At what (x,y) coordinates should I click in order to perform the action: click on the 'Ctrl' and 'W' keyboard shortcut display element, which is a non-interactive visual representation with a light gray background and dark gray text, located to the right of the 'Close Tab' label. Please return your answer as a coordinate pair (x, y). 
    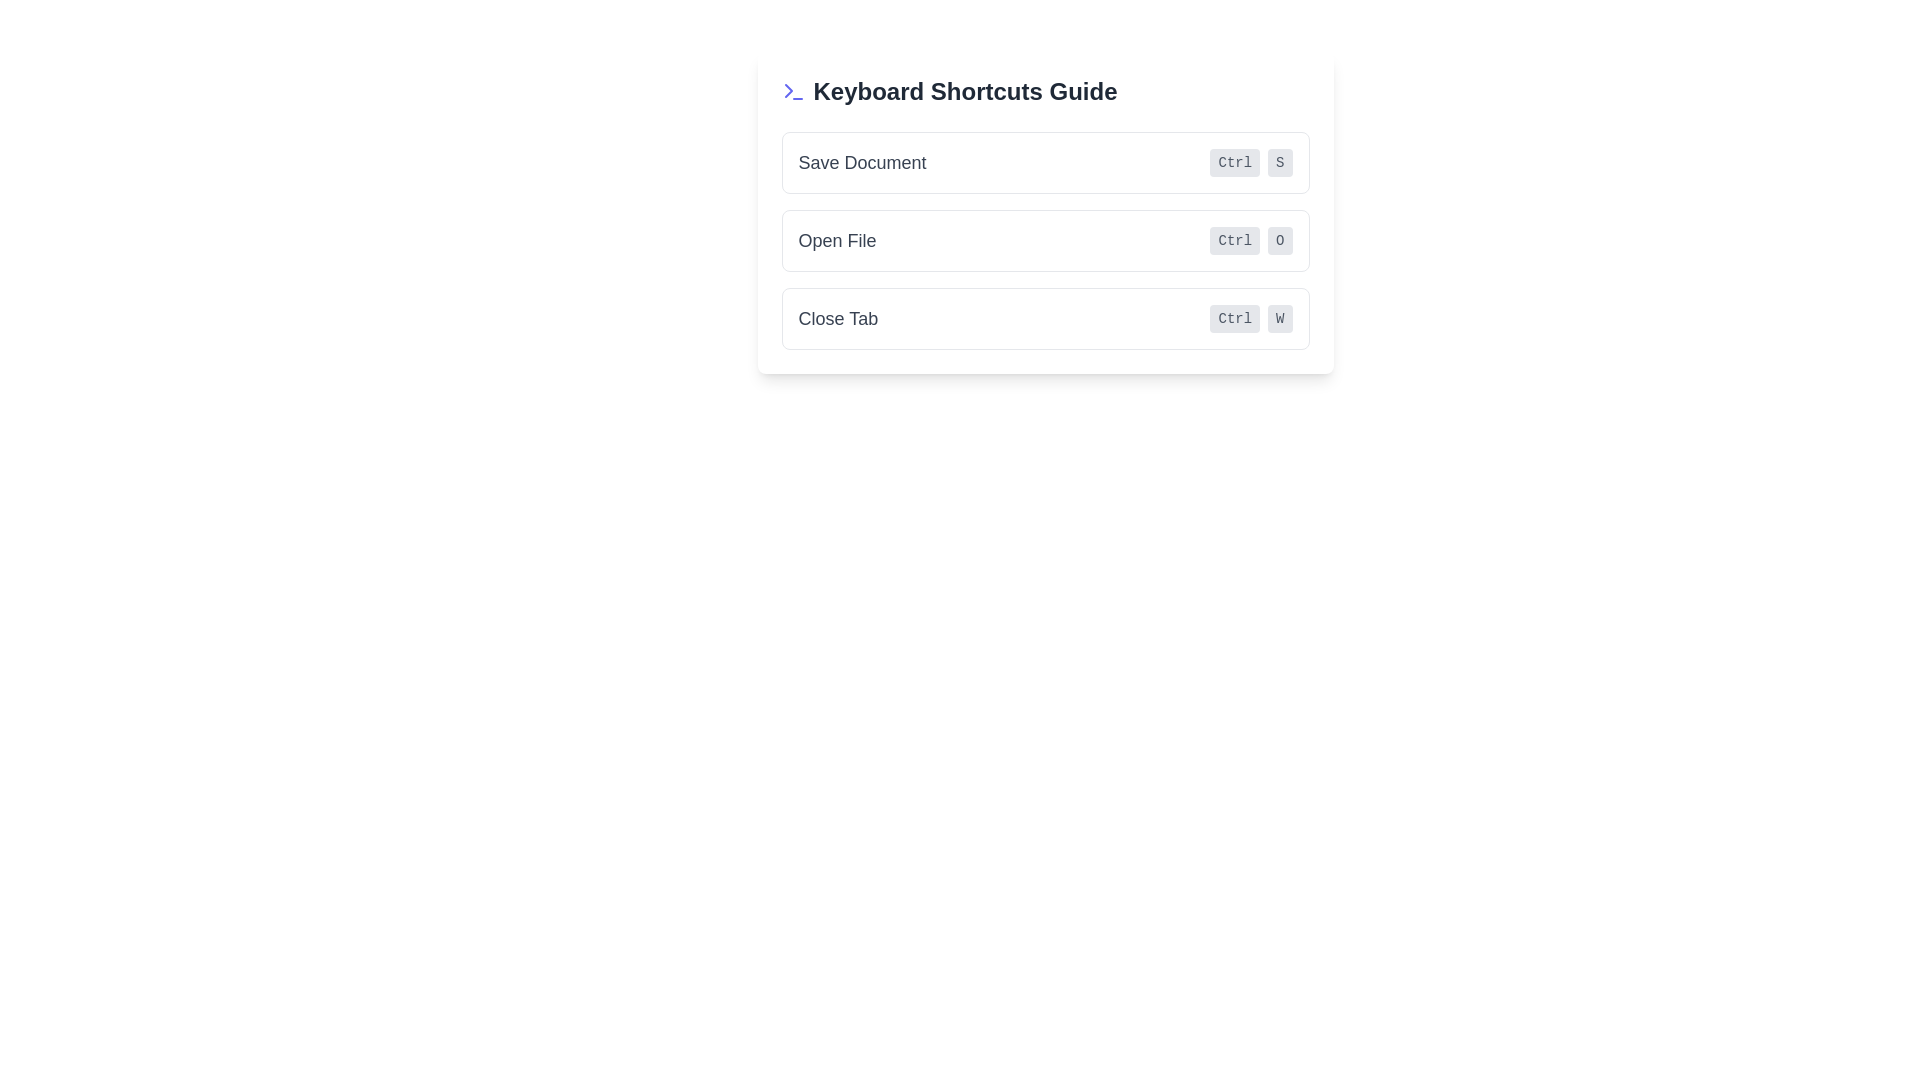
    Looking at the image, I should click on (1250, 318).